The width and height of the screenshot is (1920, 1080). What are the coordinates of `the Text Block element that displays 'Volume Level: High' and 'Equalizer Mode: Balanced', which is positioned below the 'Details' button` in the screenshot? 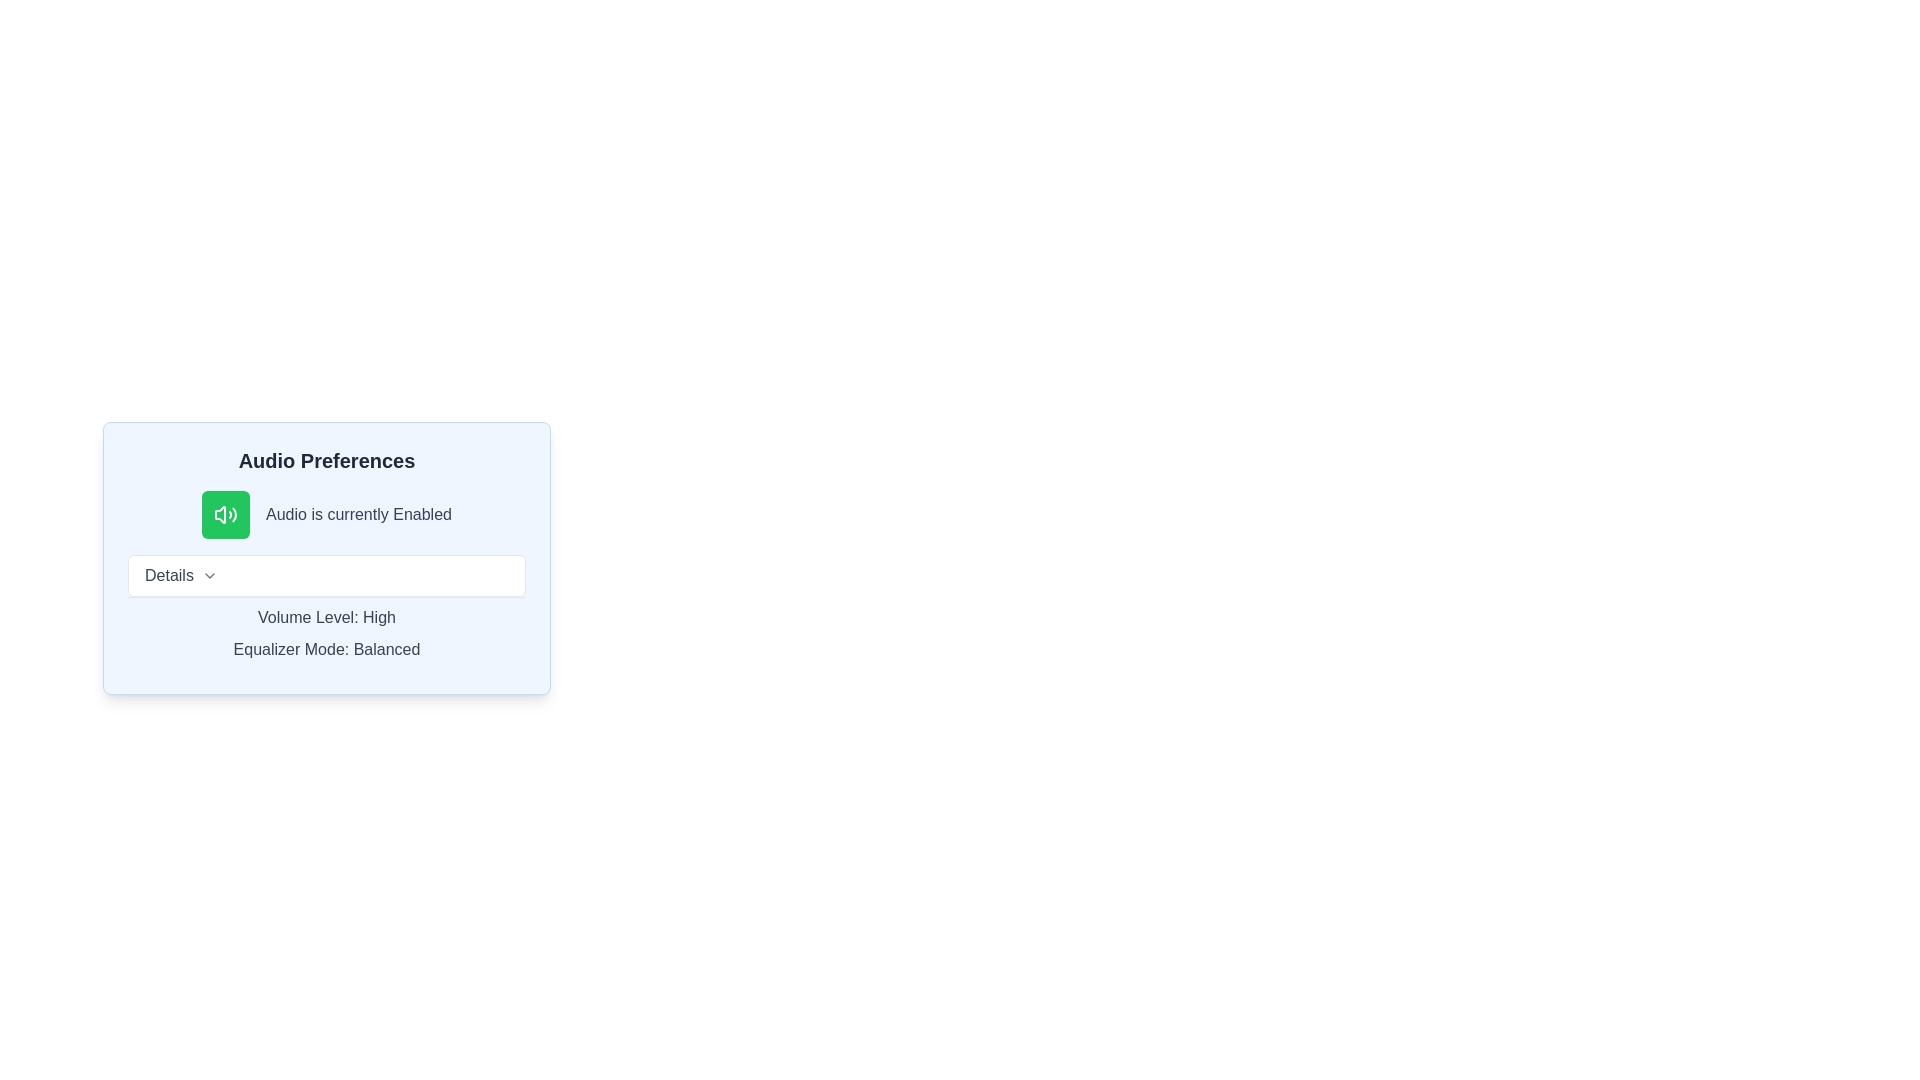 It's located at (326, 632).